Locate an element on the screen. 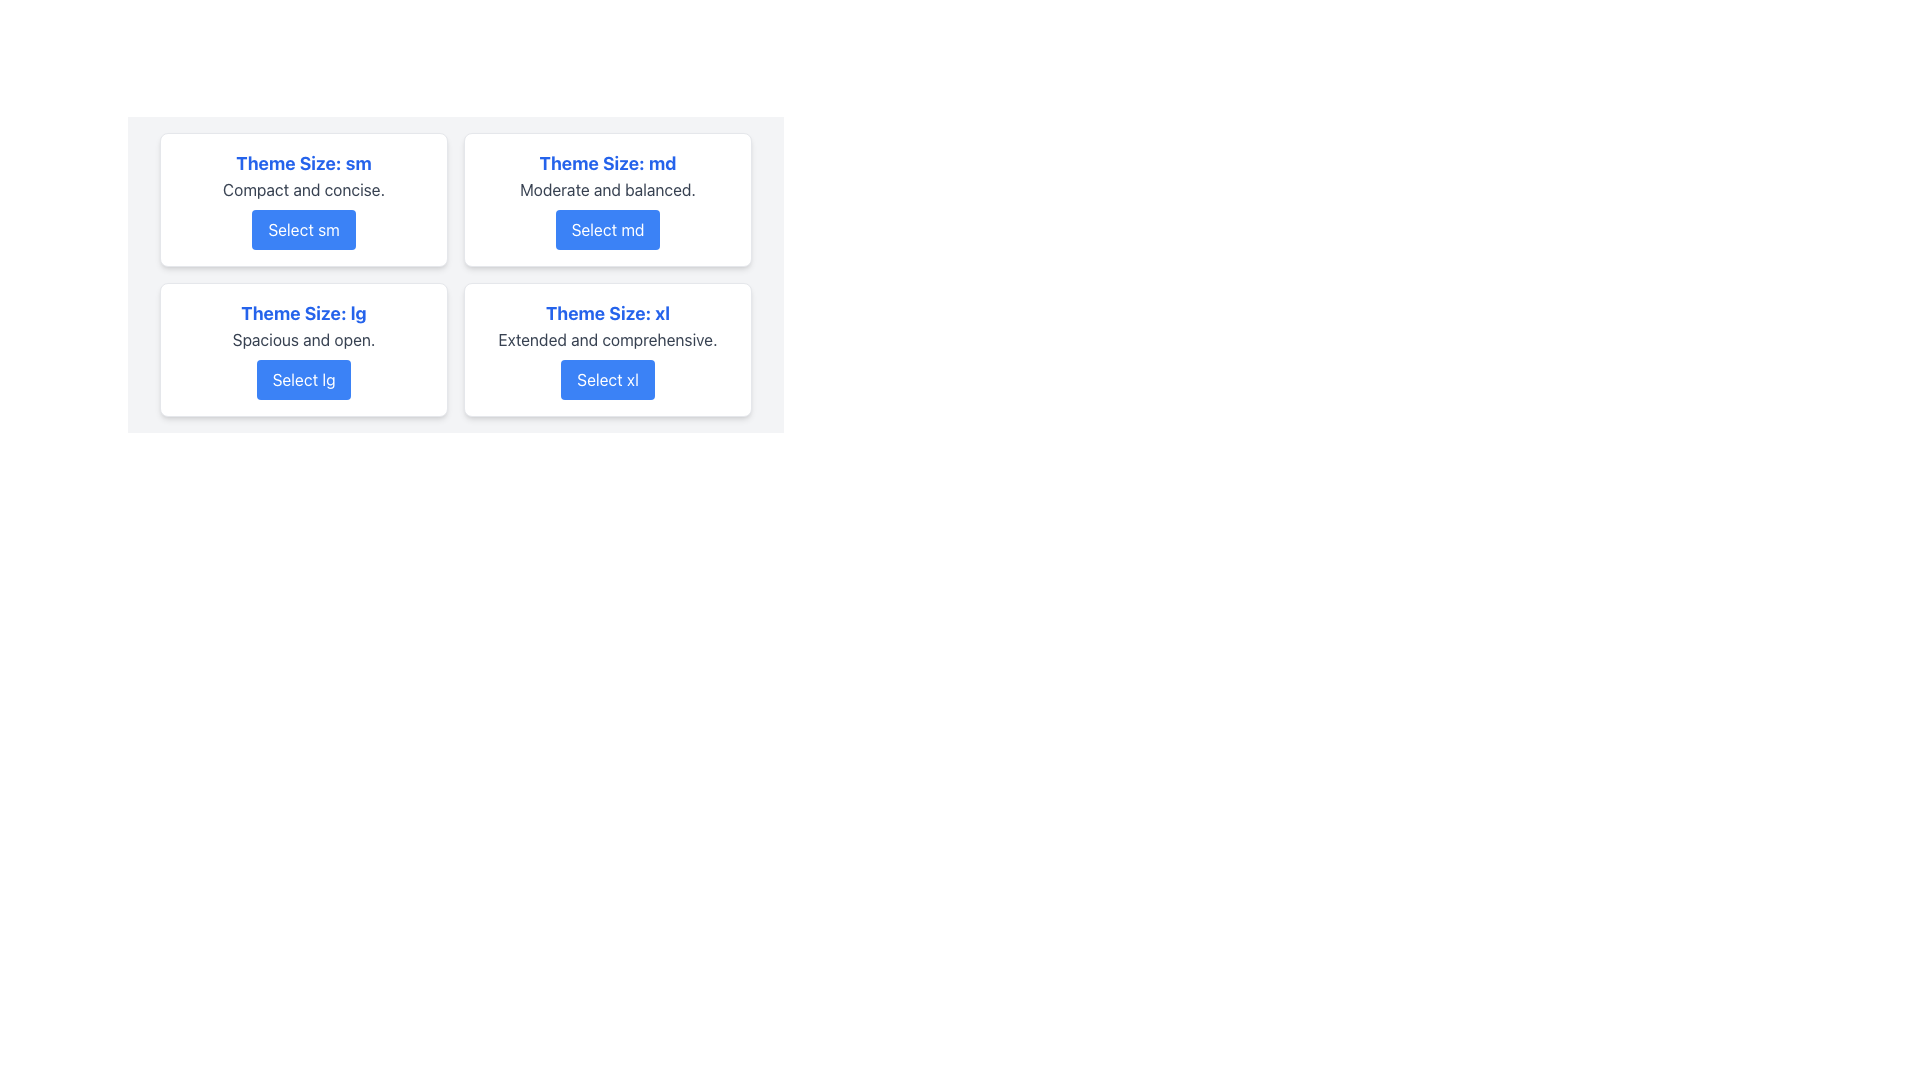 This screenshot has height=1080, width=1920. the static text label that provides additional description for the 'Theme Size: xl' card, located below the title and above the button within the fourth column of the grid layout is located at coordinates (607, 338).